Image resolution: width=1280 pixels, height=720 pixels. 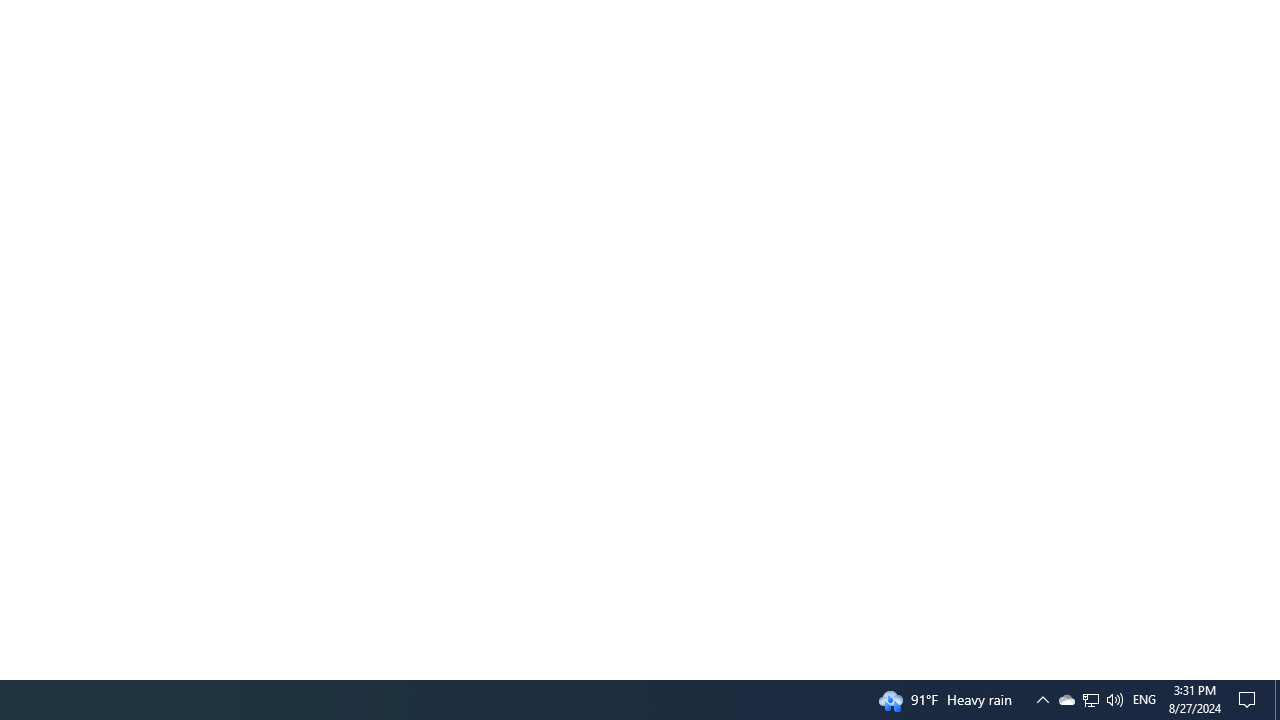 I want to click on 'Tray Input Indicator - English (United States)', so click(x=1144, y=698).